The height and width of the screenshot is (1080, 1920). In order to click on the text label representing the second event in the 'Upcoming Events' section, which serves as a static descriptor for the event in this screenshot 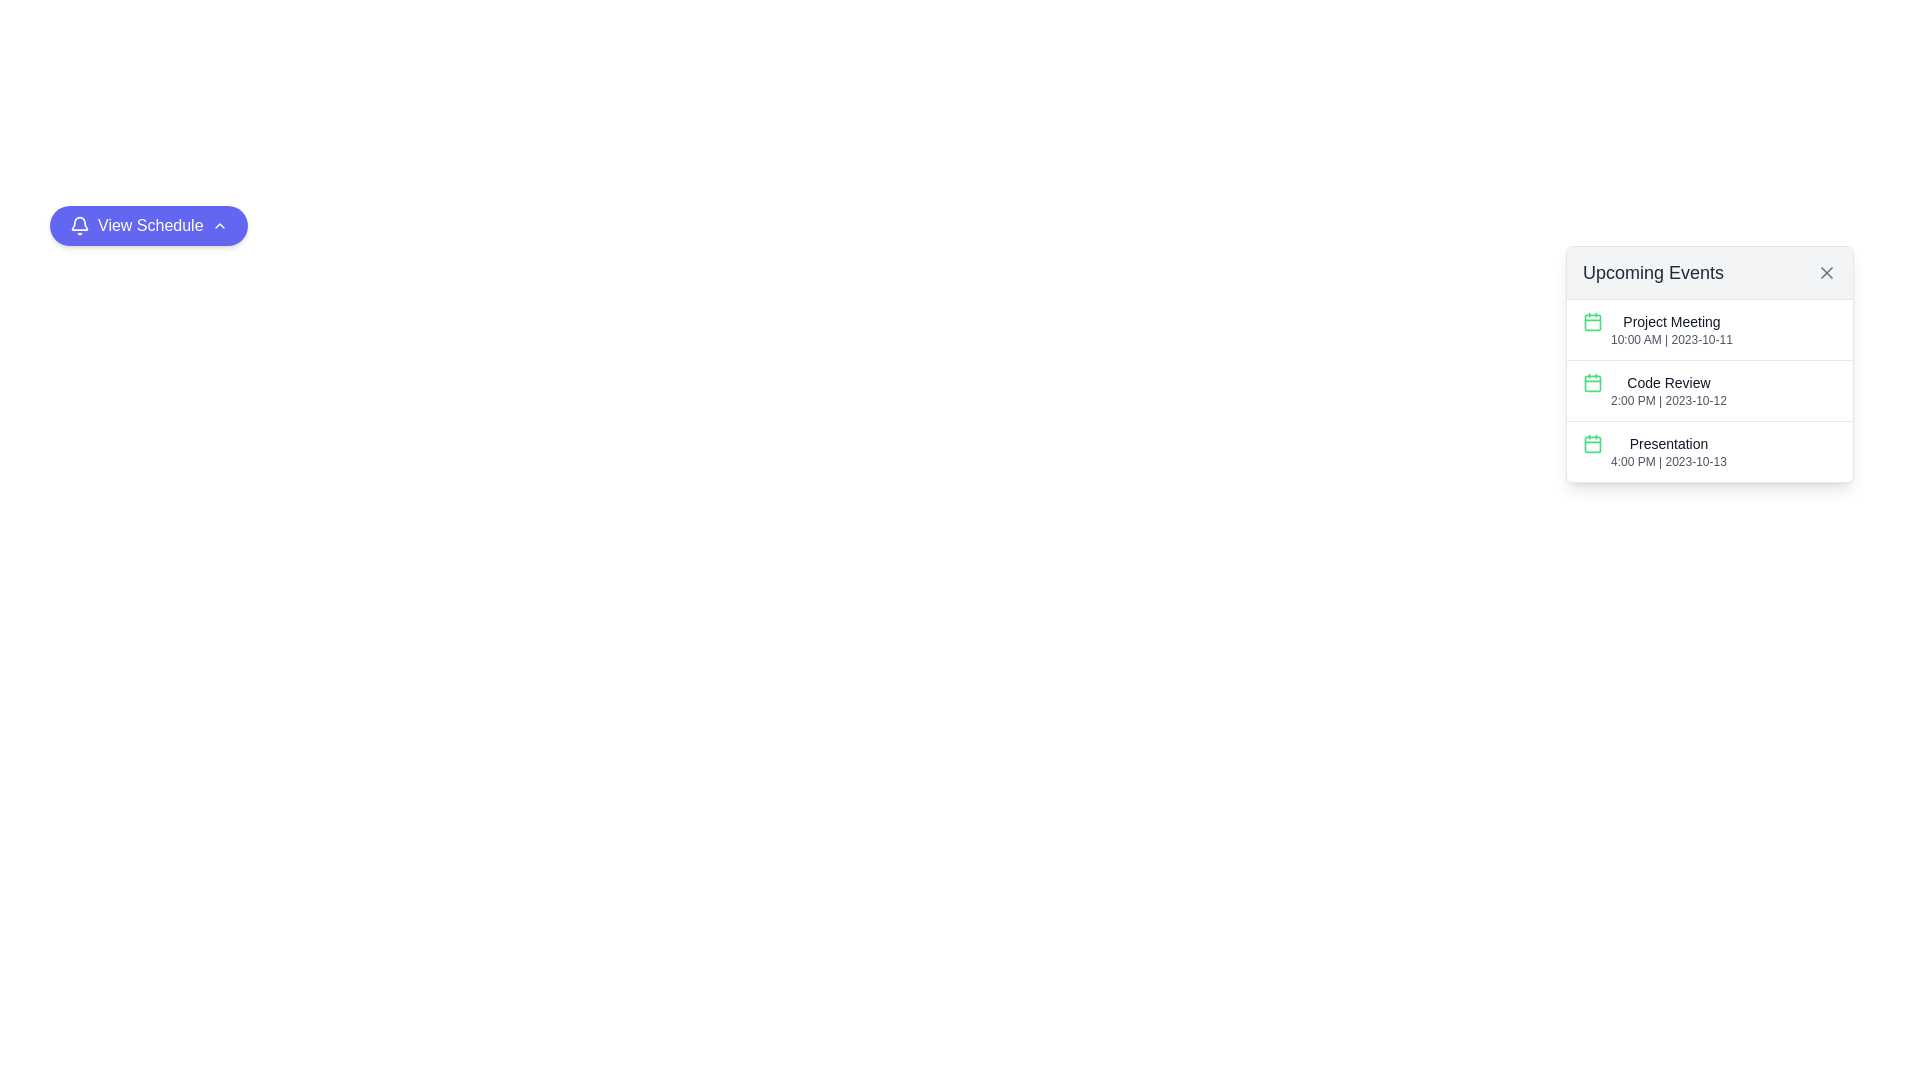, I will do `click(1668, 382)`.